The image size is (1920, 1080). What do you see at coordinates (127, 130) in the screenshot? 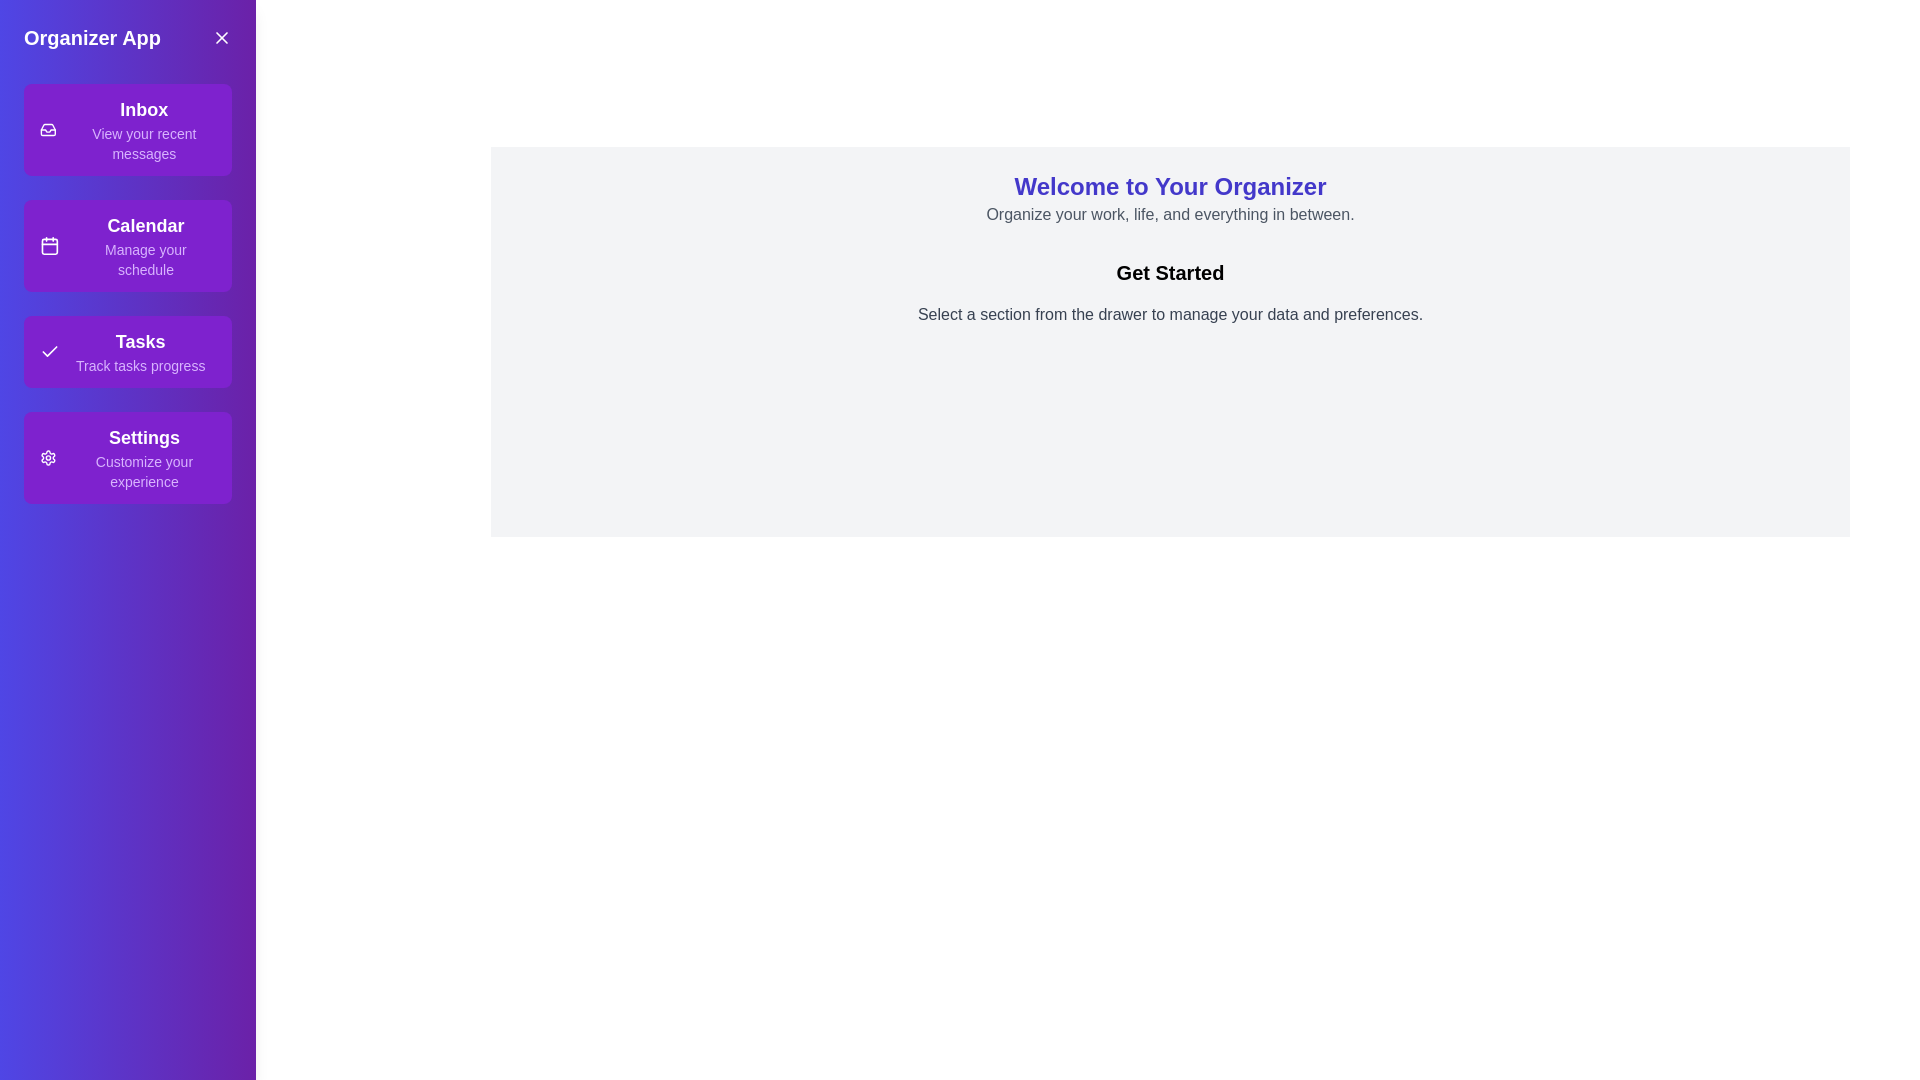
I see `the text of the section Inbox` at bounding box center [127, 130].